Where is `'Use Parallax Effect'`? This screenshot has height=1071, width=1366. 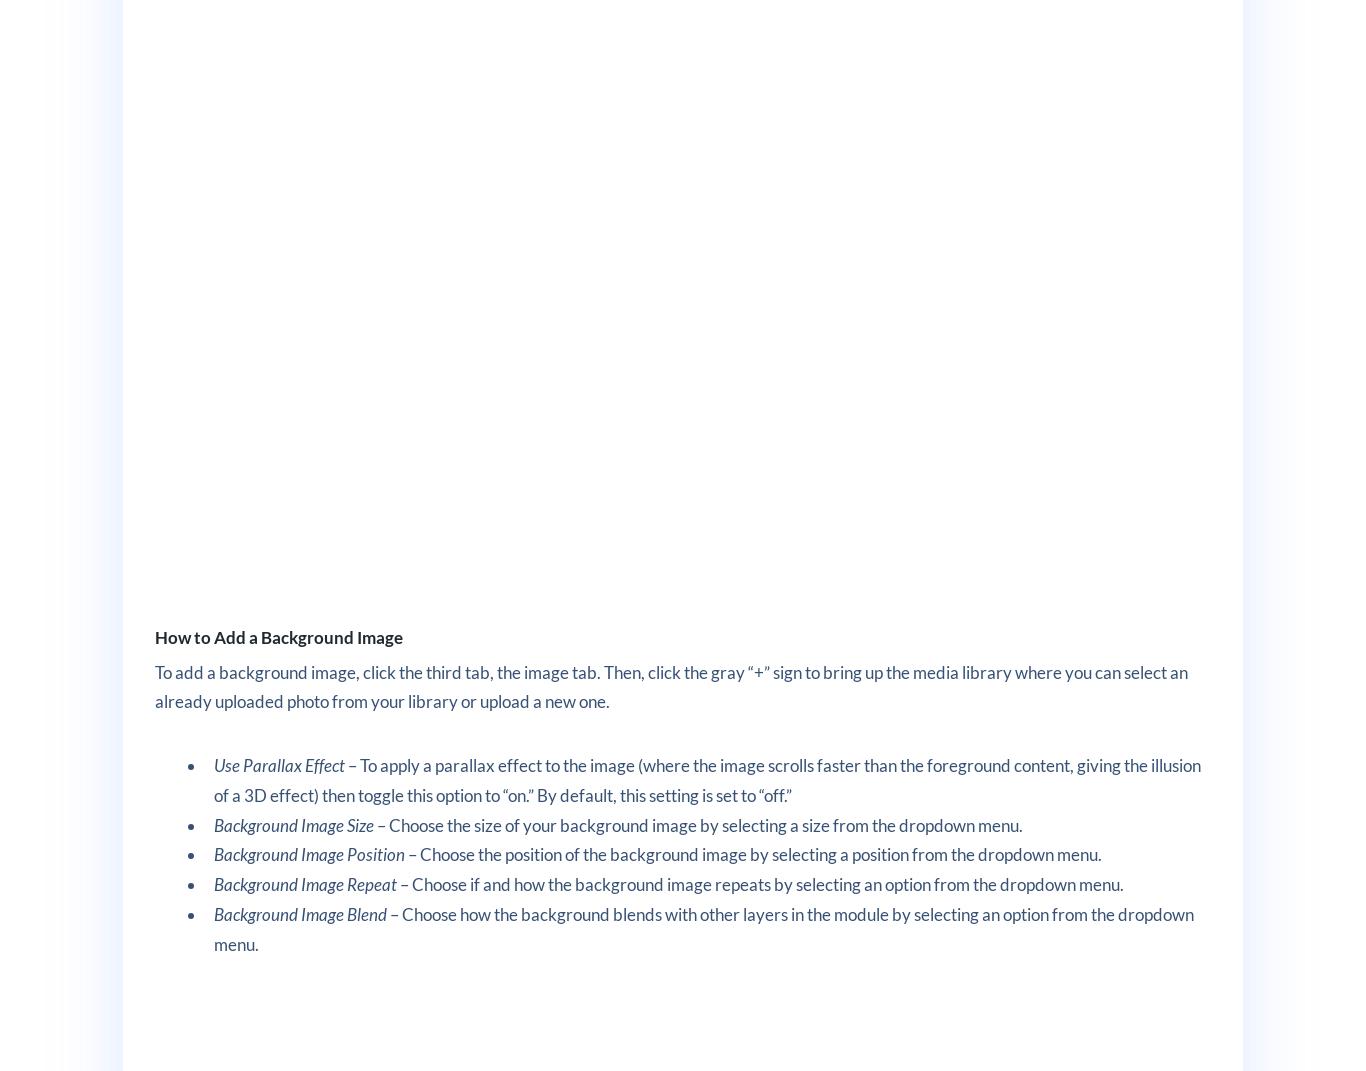 'Use Parallax Effect' is located at coordinates (279, 765).